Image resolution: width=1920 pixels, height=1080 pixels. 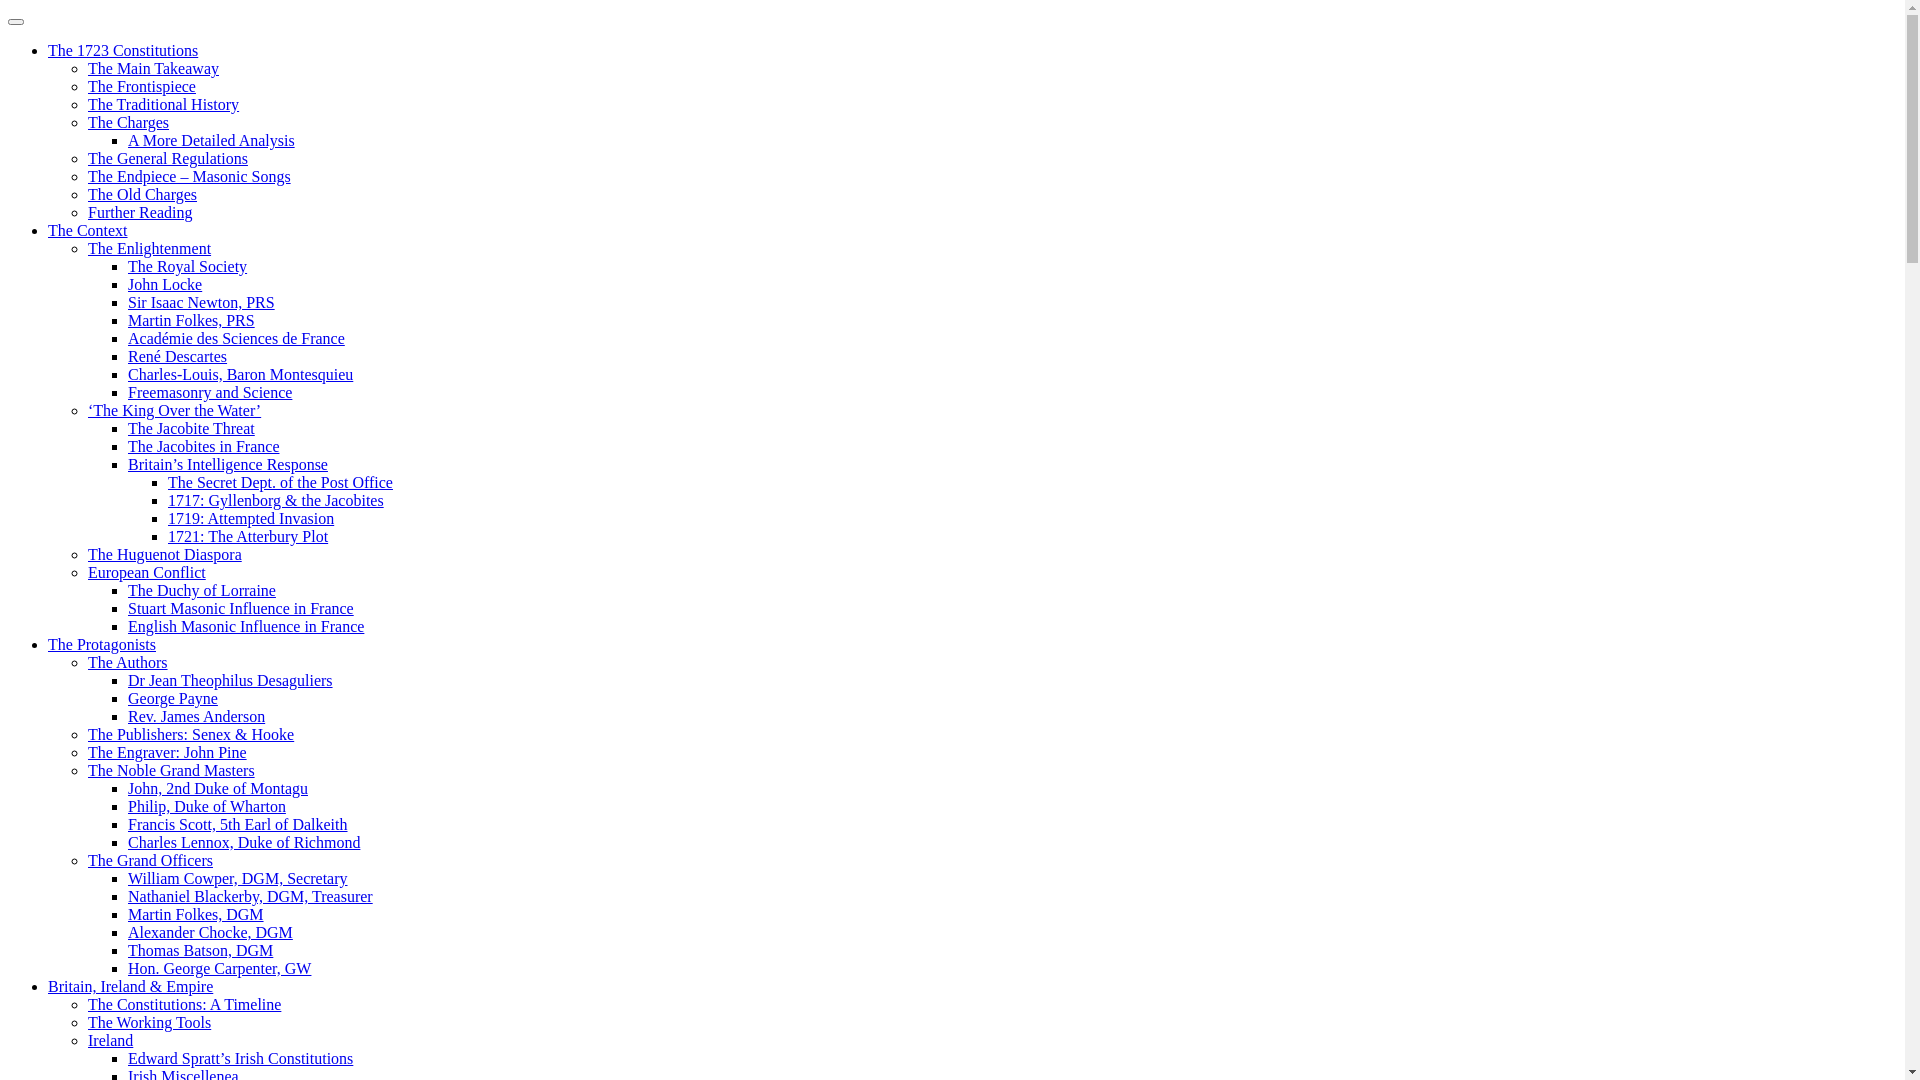 I want to click on 'The Engraver: John Pine', so click(x=167, y=752).